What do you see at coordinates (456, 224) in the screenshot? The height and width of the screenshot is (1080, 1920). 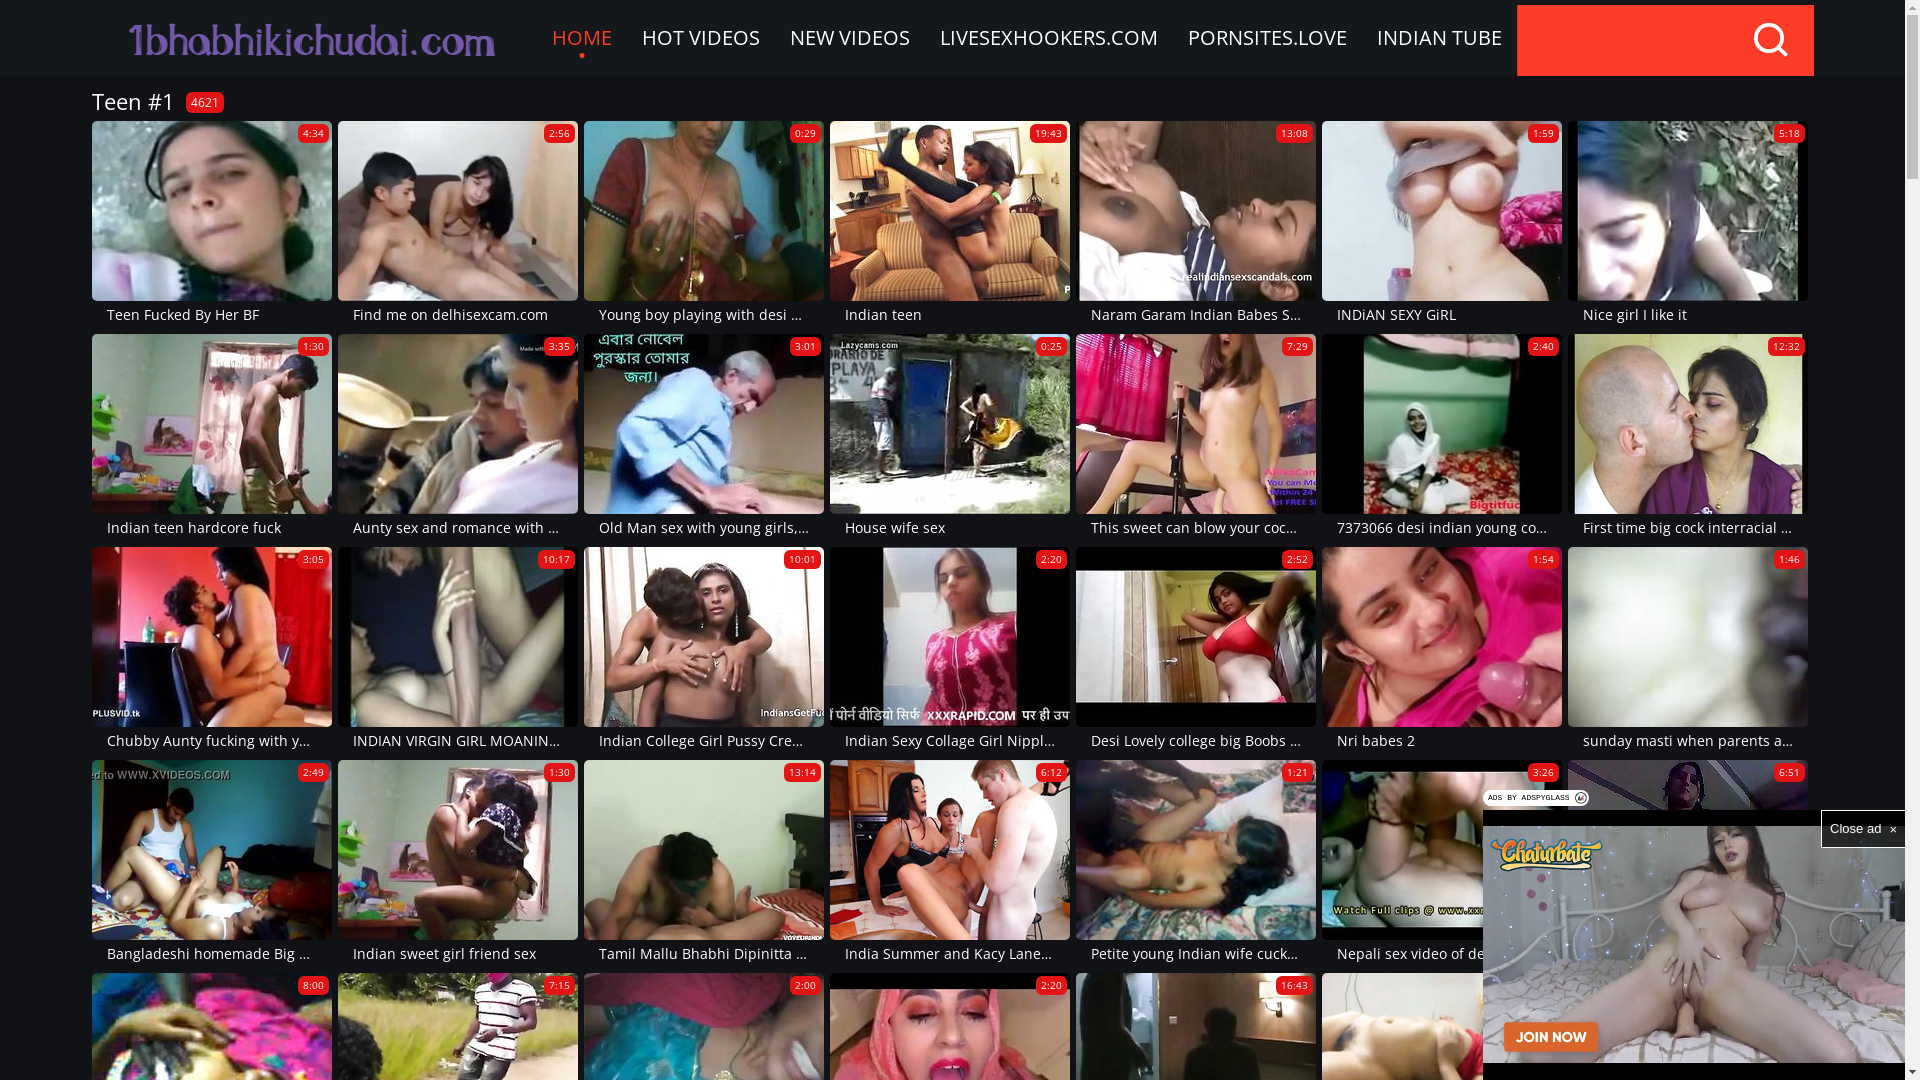 I see `'2:56` at bounding box center [456, 224].